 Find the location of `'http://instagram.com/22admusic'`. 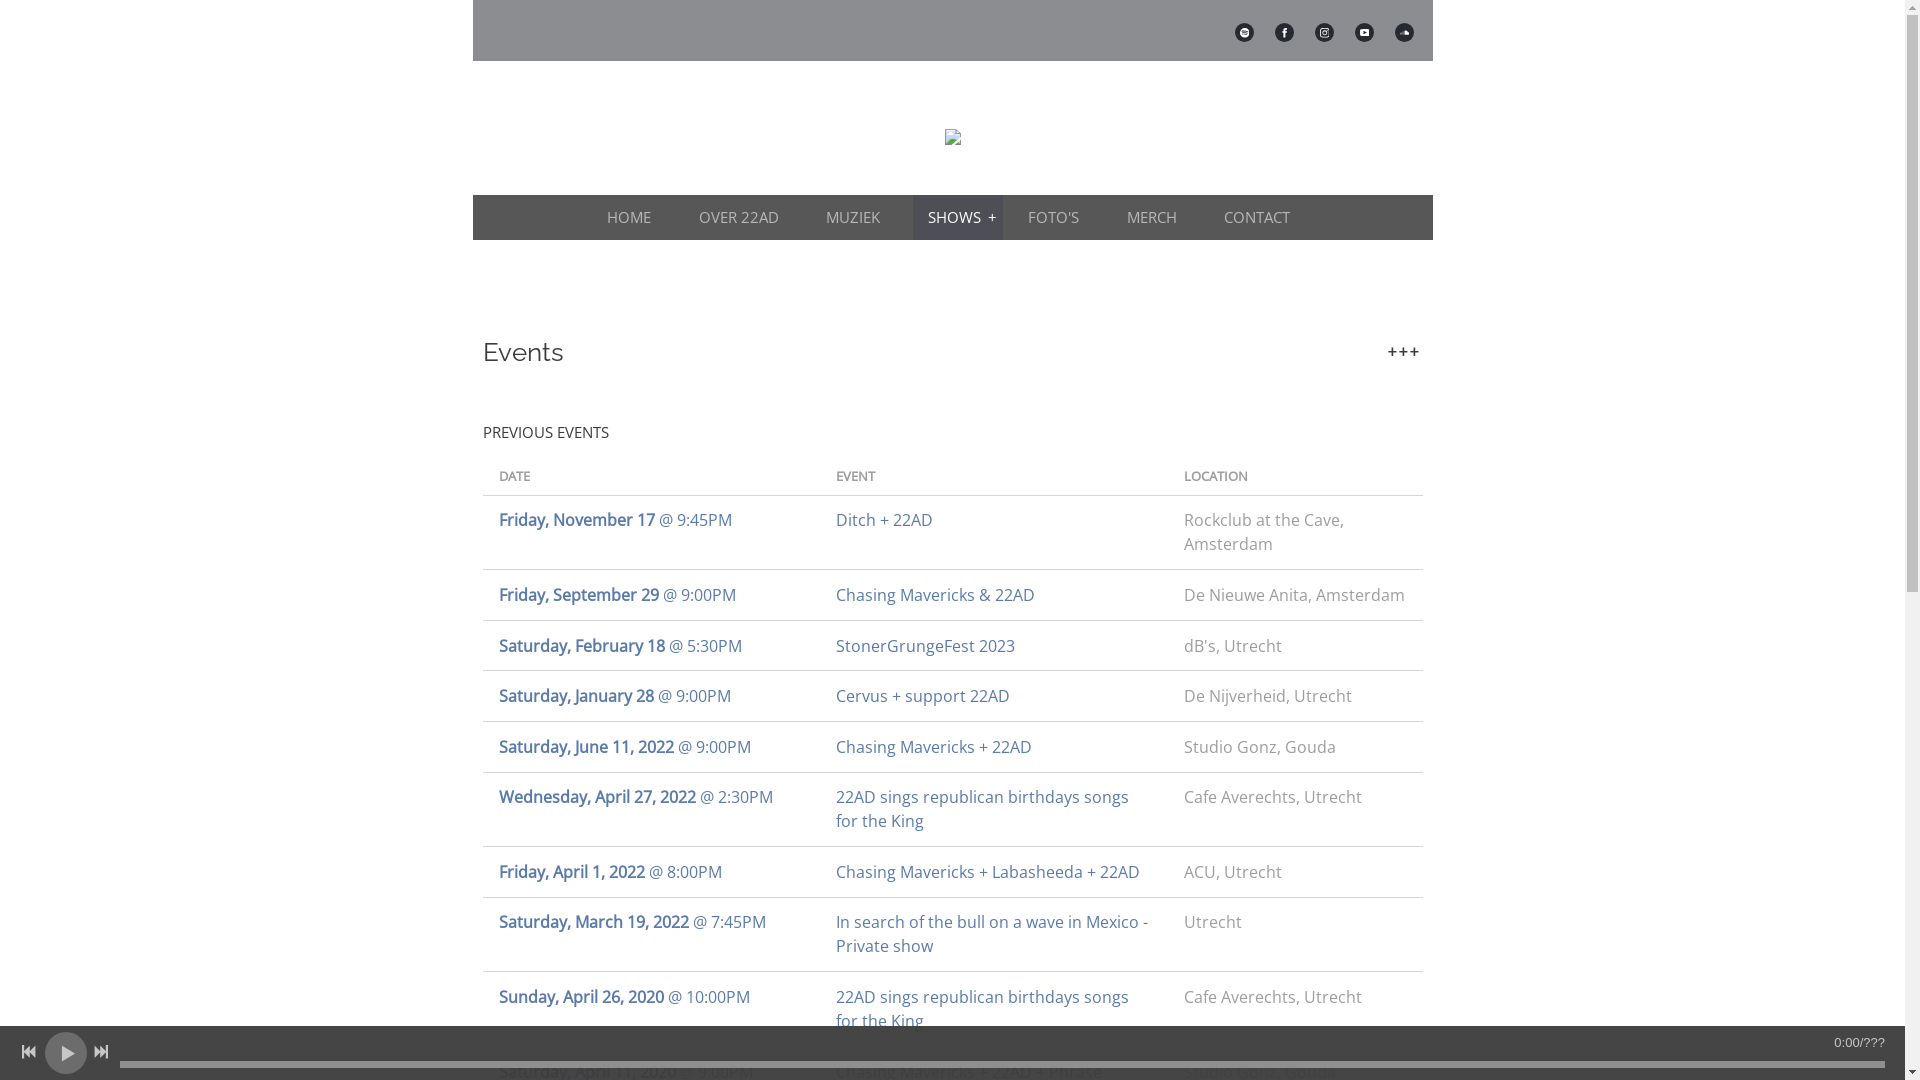

'http://instagram.com/22admusic' is located at coordinates (1324, 32).